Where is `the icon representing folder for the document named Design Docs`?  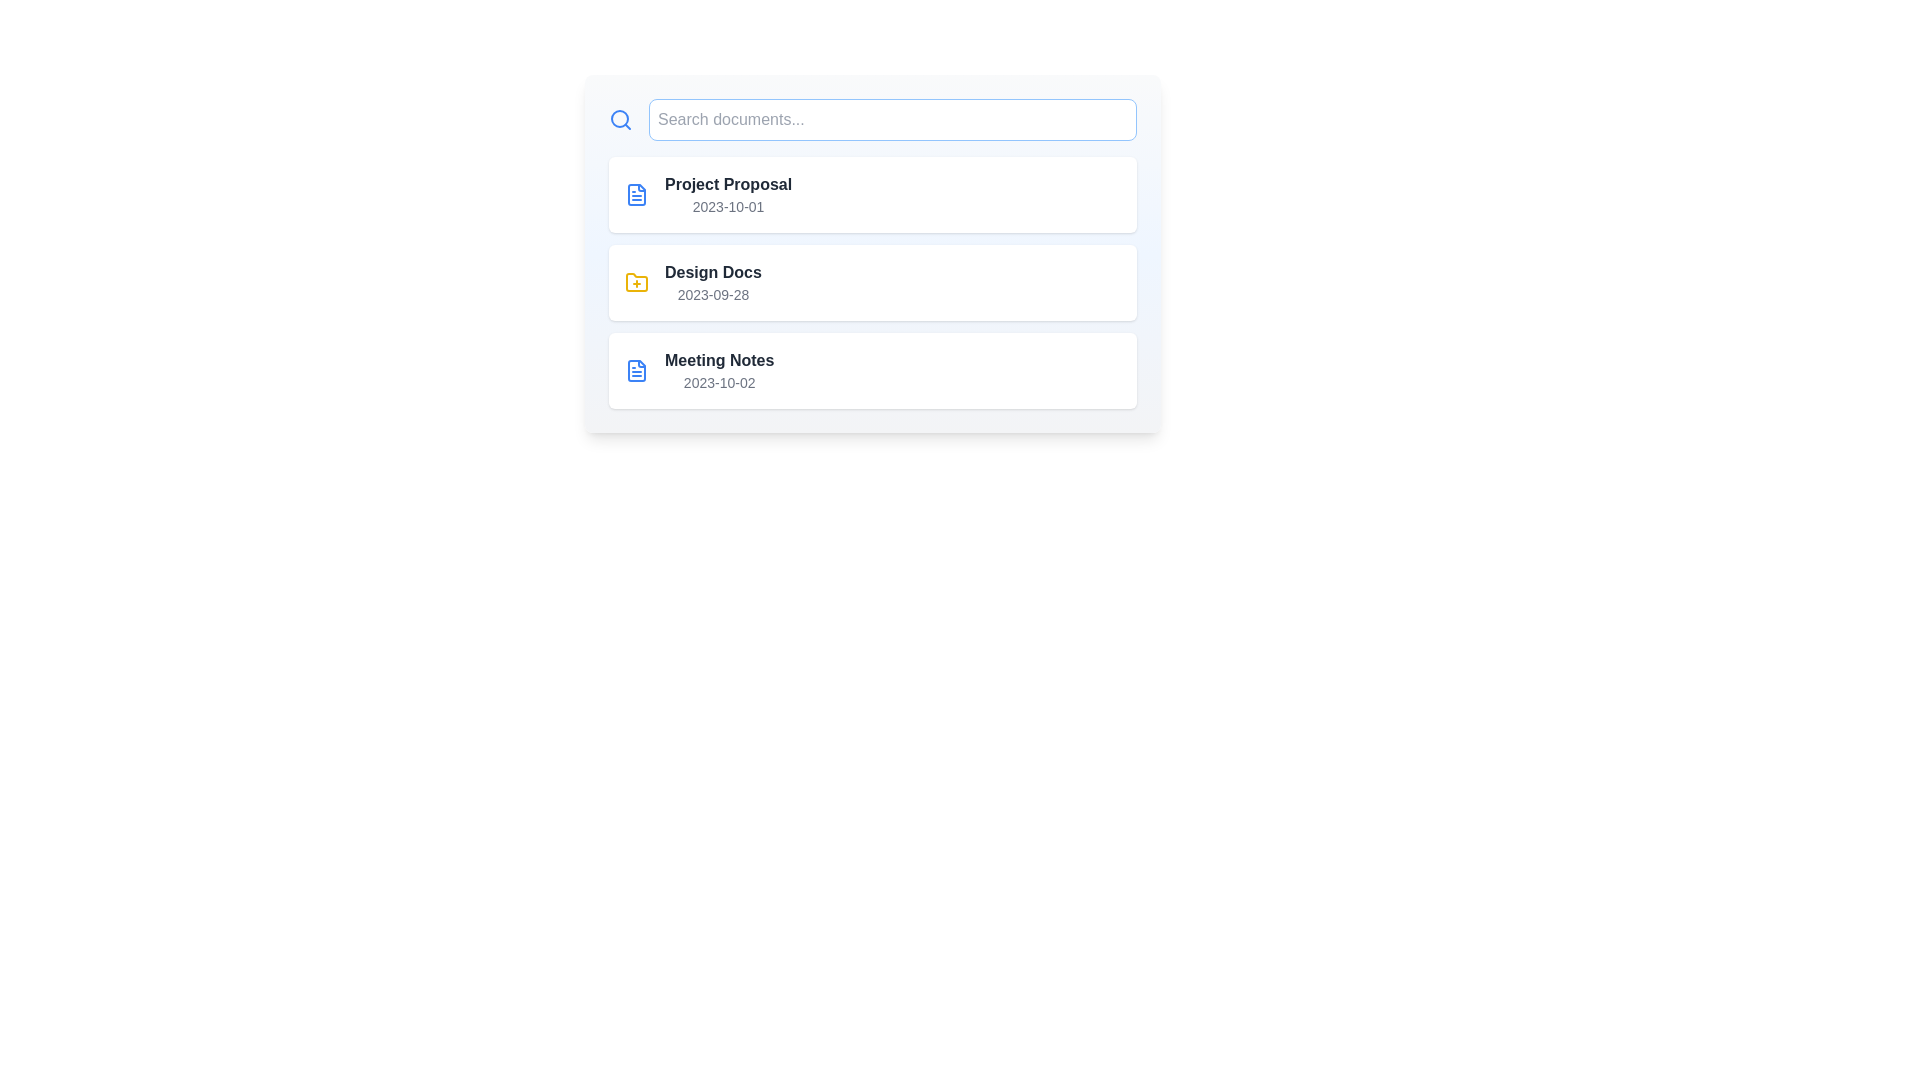 the icon representing folder for the document named Design Docs is located at coordinates (636, 282).